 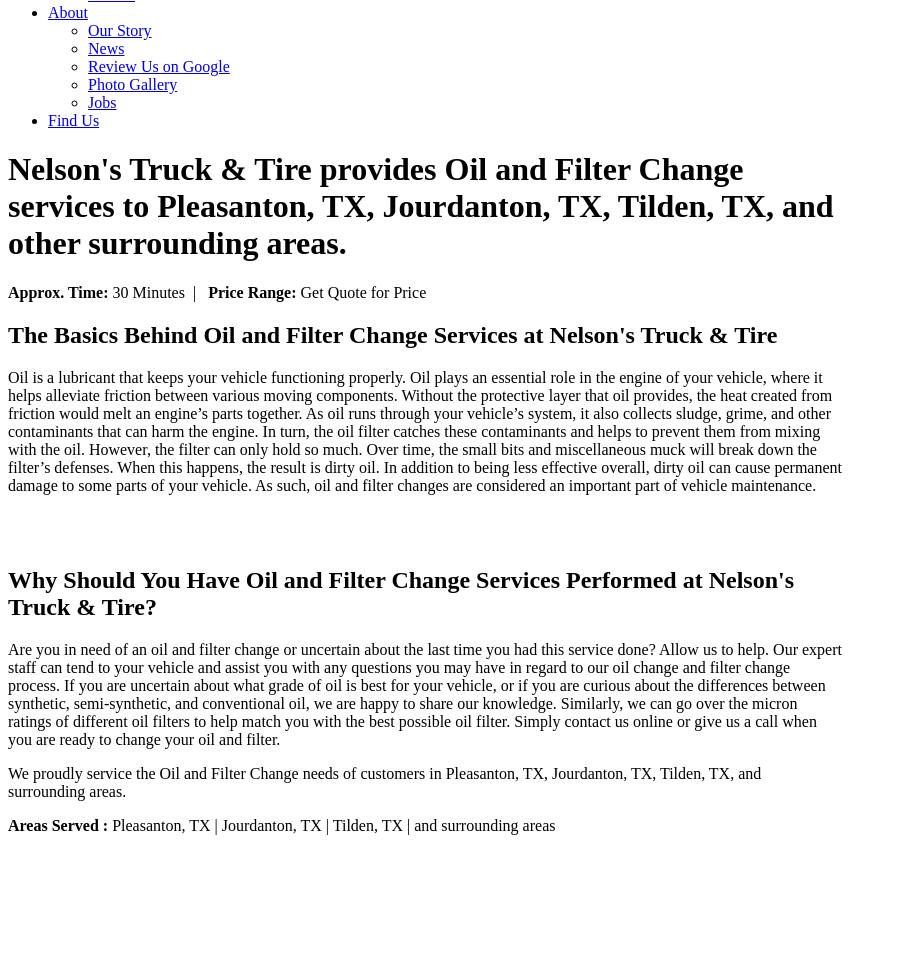 I want to click on 'Nelson's Truck & Tire provides Oil and Filter Change services to Pleasanton, TX, Jourdanton, TX, Tilden, TX, and other surrounding areas.', so click(x=420, y=205).